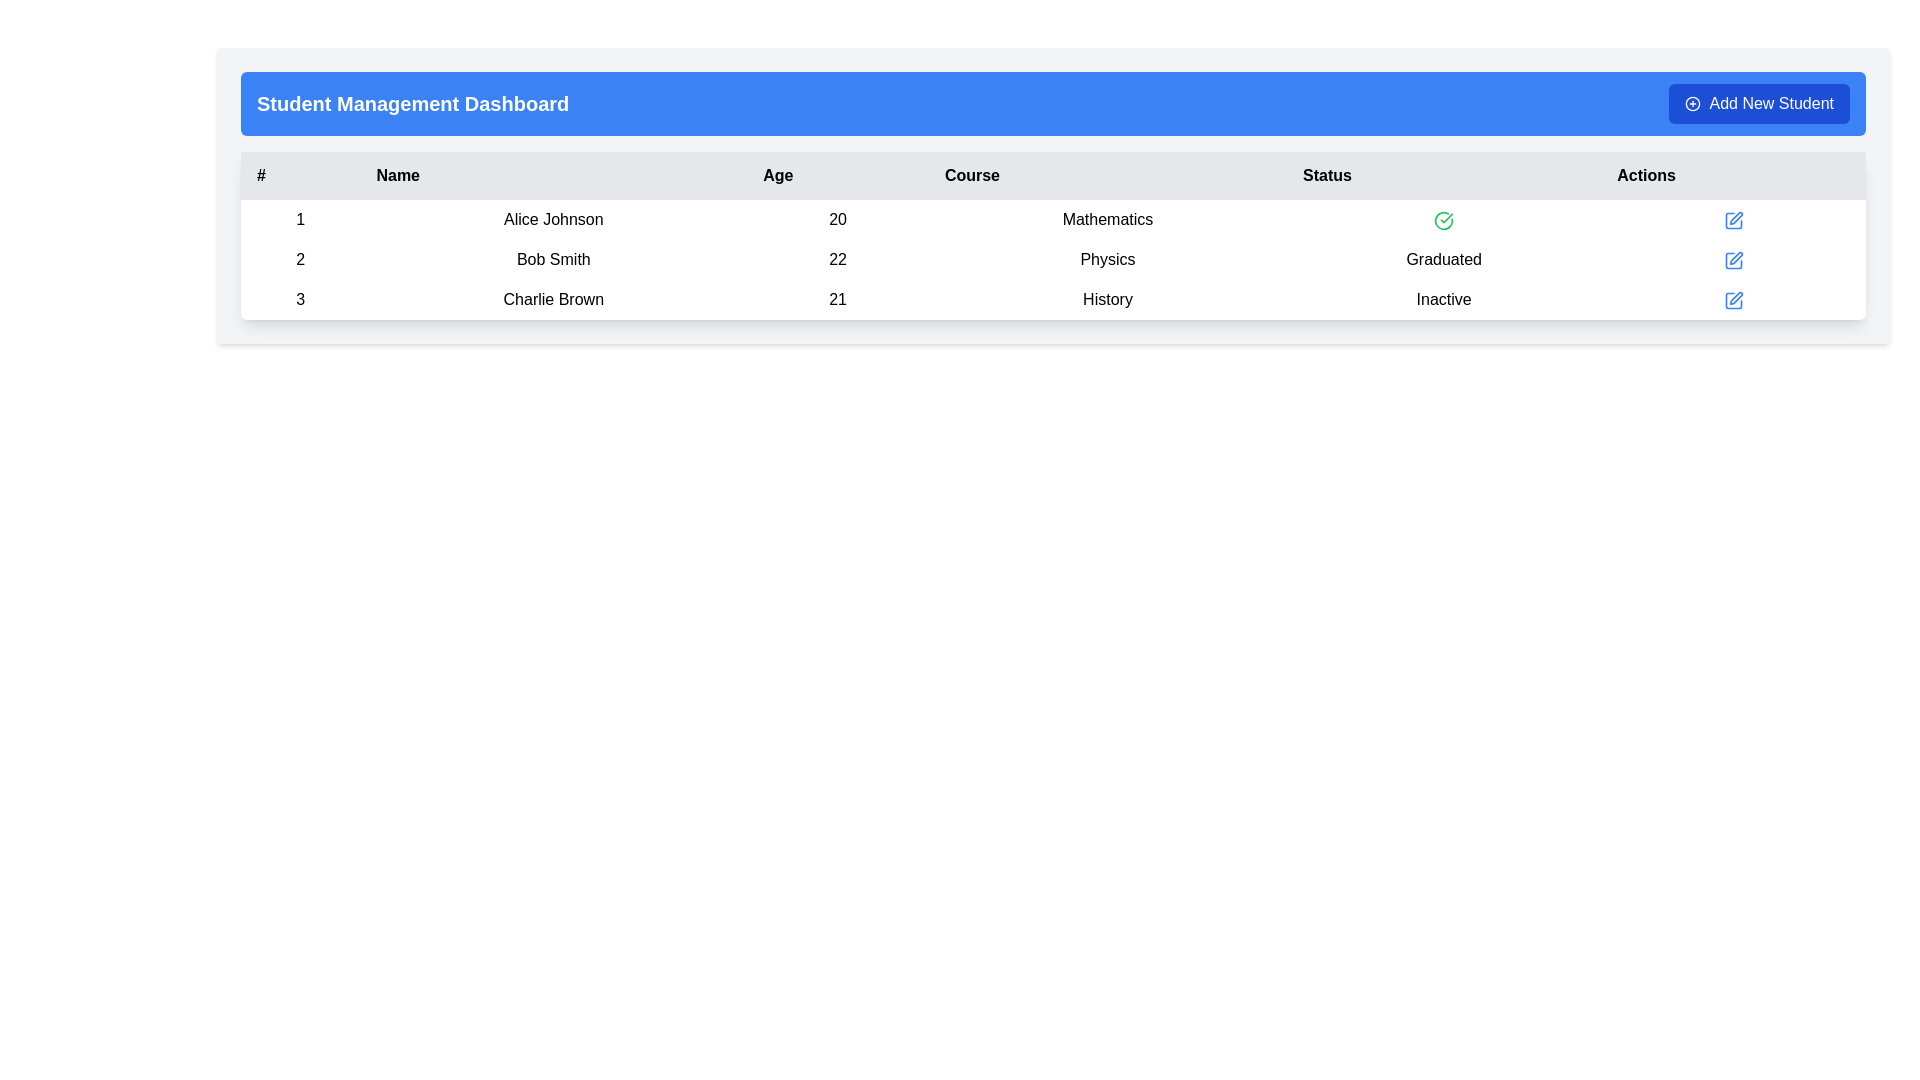  Describe the element at coordinates (838, 300) in the screenshot. I see `the text label displaying the age of 'Charlie Brown' in the third row of the table under the 'Age' column` at that location.